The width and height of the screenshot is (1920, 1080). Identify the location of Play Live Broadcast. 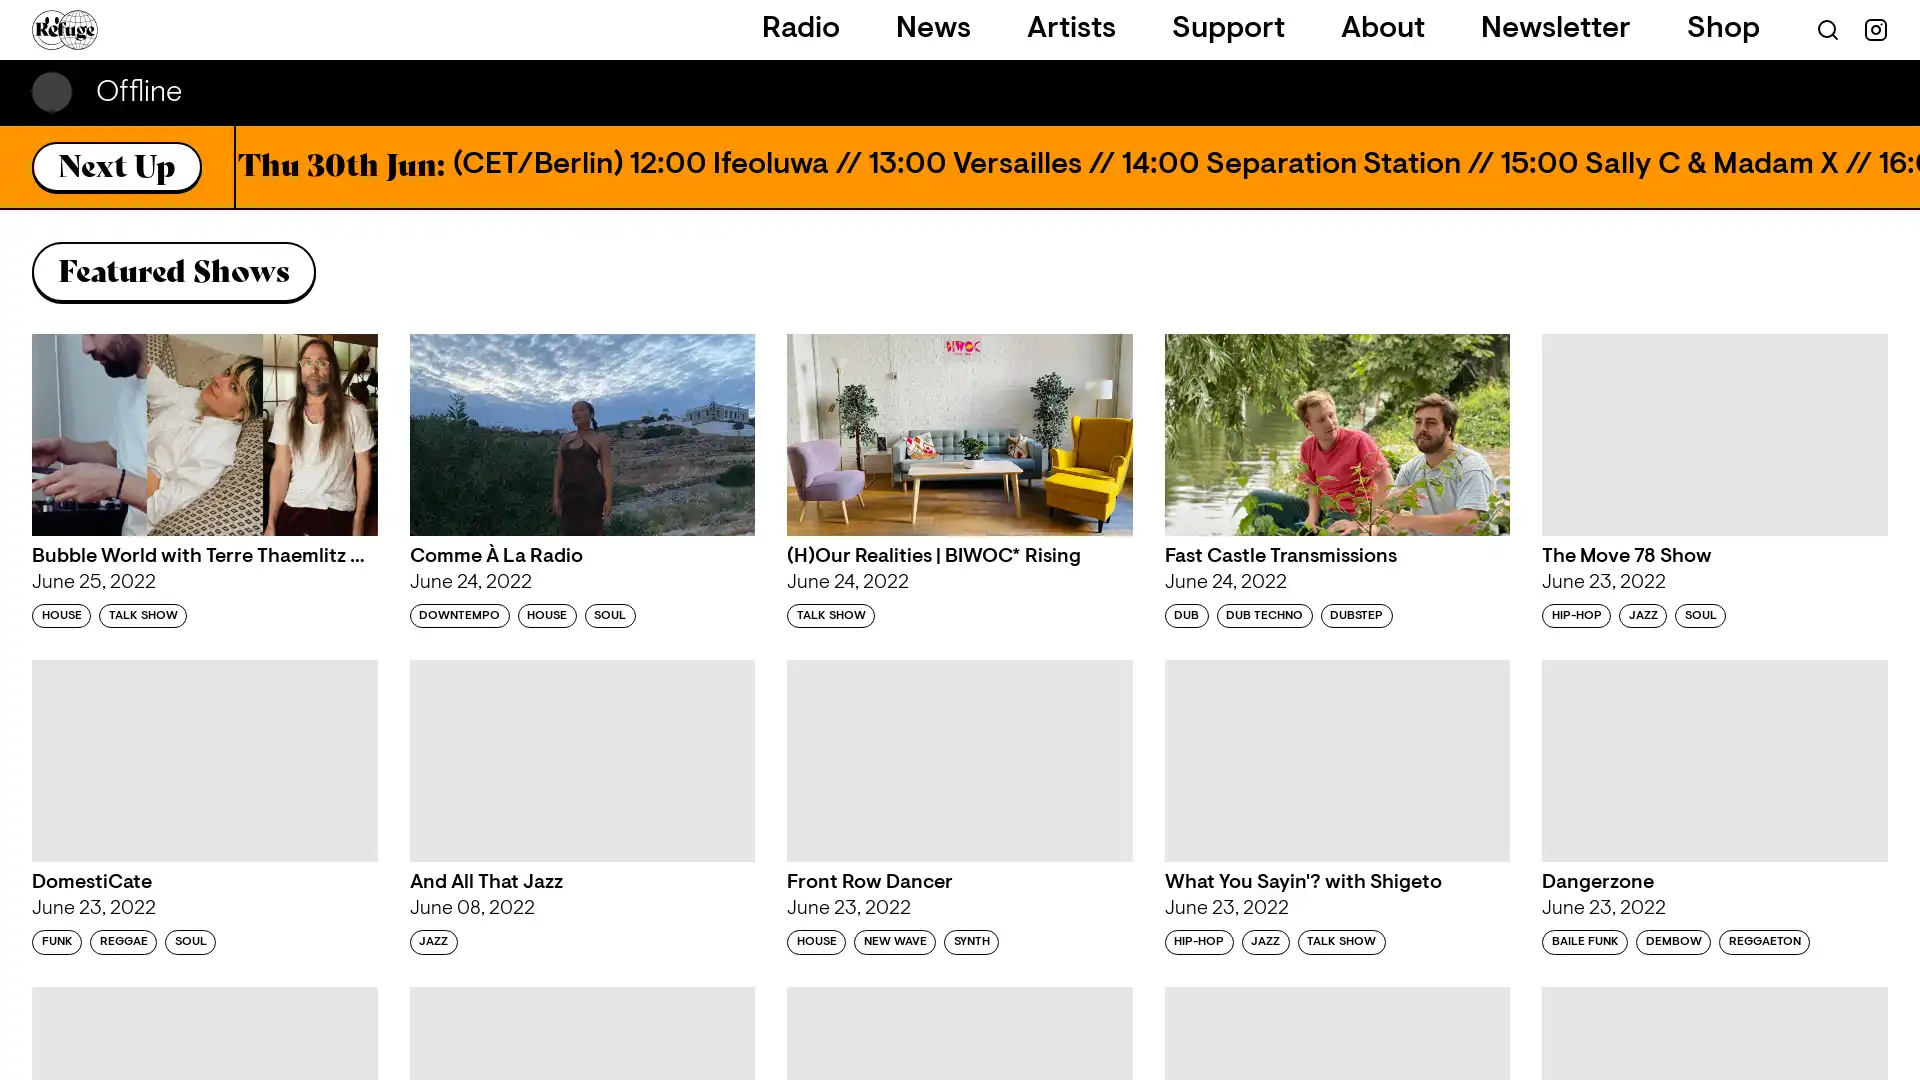
(1869, 92).